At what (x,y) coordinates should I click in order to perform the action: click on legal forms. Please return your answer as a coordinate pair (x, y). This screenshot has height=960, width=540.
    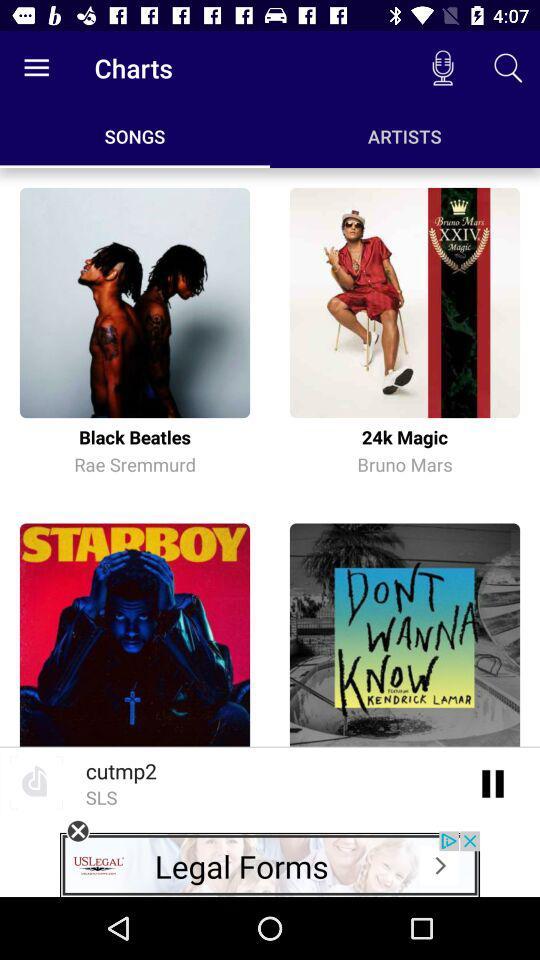
    Looking at the image, I should click on (270, 863).